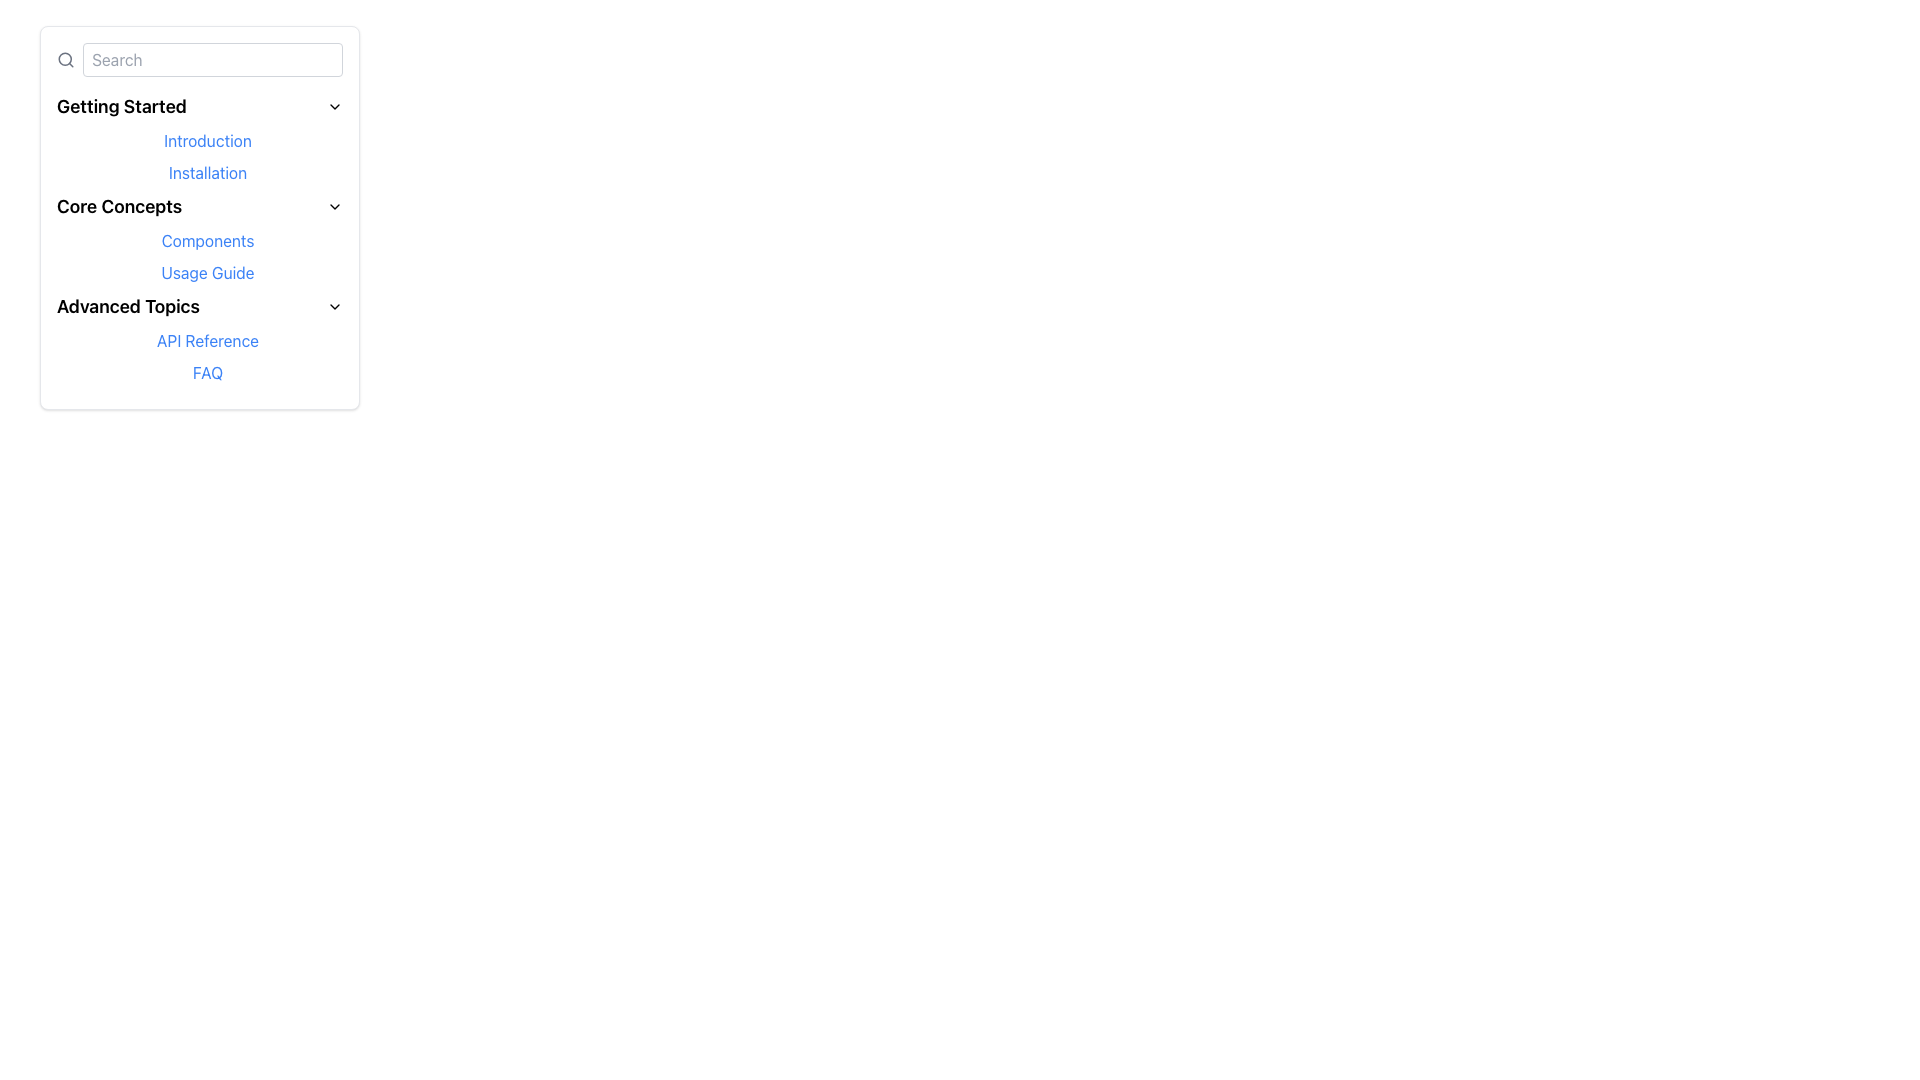 The height and width of the screenshot is (1080, 1920). I want to click on the 'FAQ' hyperlink in the 'Advanced Topics' section of the sidebar, so click(207, 373).